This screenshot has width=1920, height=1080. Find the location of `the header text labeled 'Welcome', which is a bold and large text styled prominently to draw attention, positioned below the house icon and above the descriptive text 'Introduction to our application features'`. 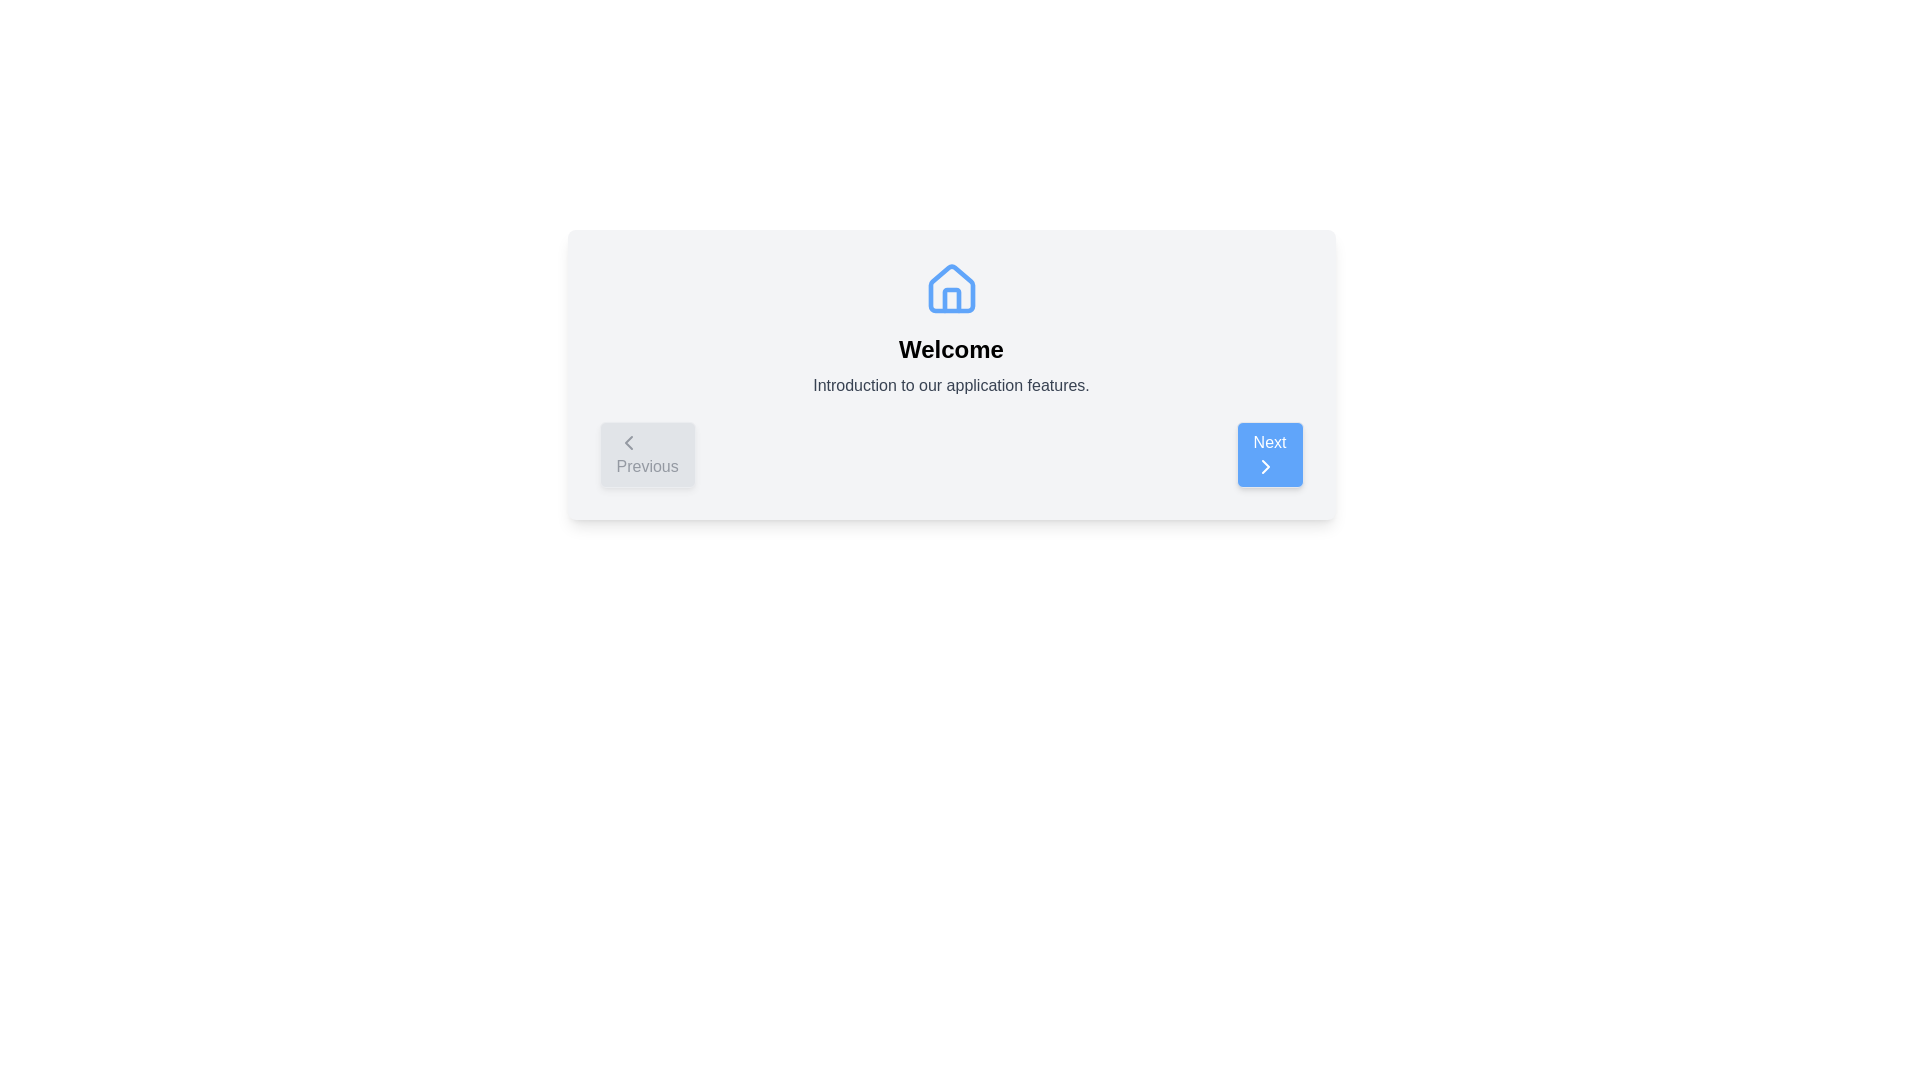

the header text labeled 'Welcome', which is a bold and large text styled prominently to draw attention, positioned below the house icon and above the descriptive text 'Introduction to our application features' is located at coordinates (950, 349).